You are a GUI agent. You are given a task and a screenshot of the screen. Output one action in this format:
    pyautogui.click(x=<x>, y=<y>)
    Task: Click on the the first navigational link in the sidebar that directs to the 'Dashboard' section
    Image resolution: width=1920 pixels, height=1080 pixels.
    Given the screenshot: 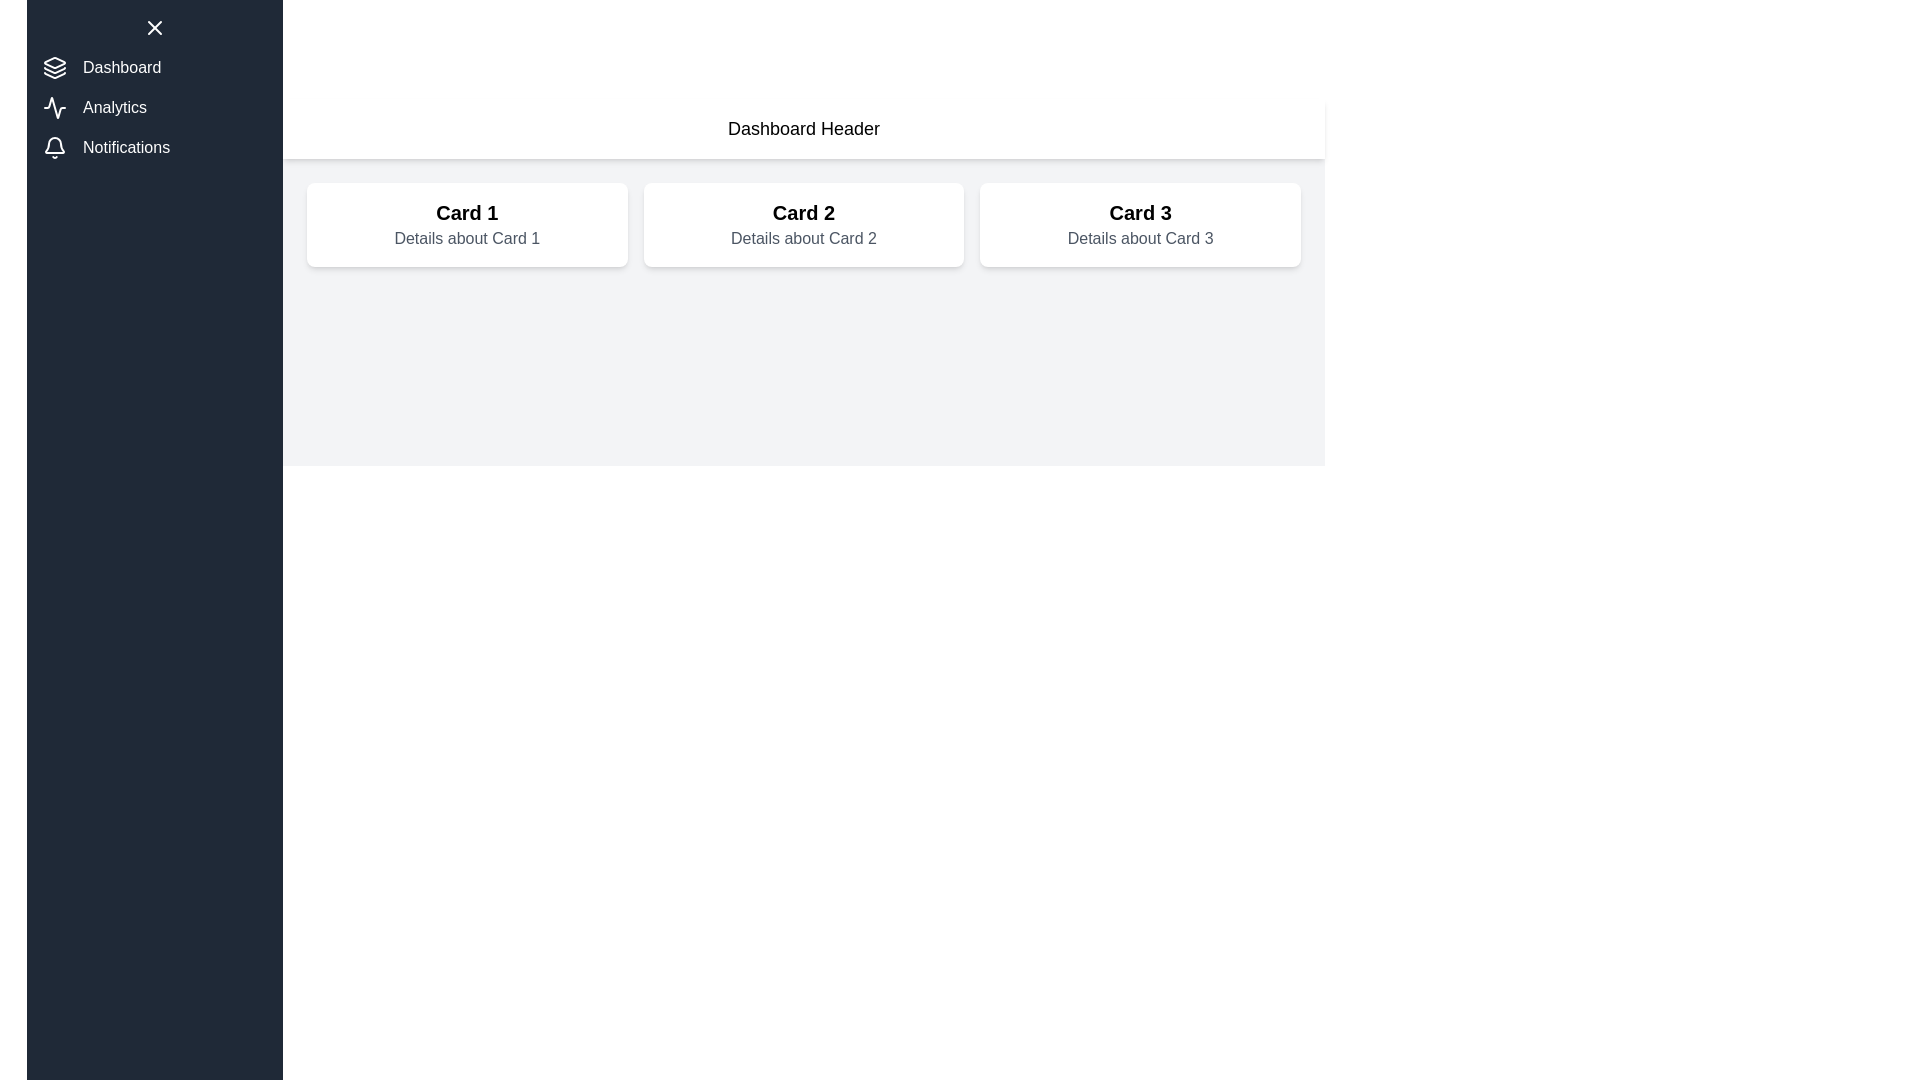 What is the action you would take?
    pyautogui.click(x=153, y=67)
    